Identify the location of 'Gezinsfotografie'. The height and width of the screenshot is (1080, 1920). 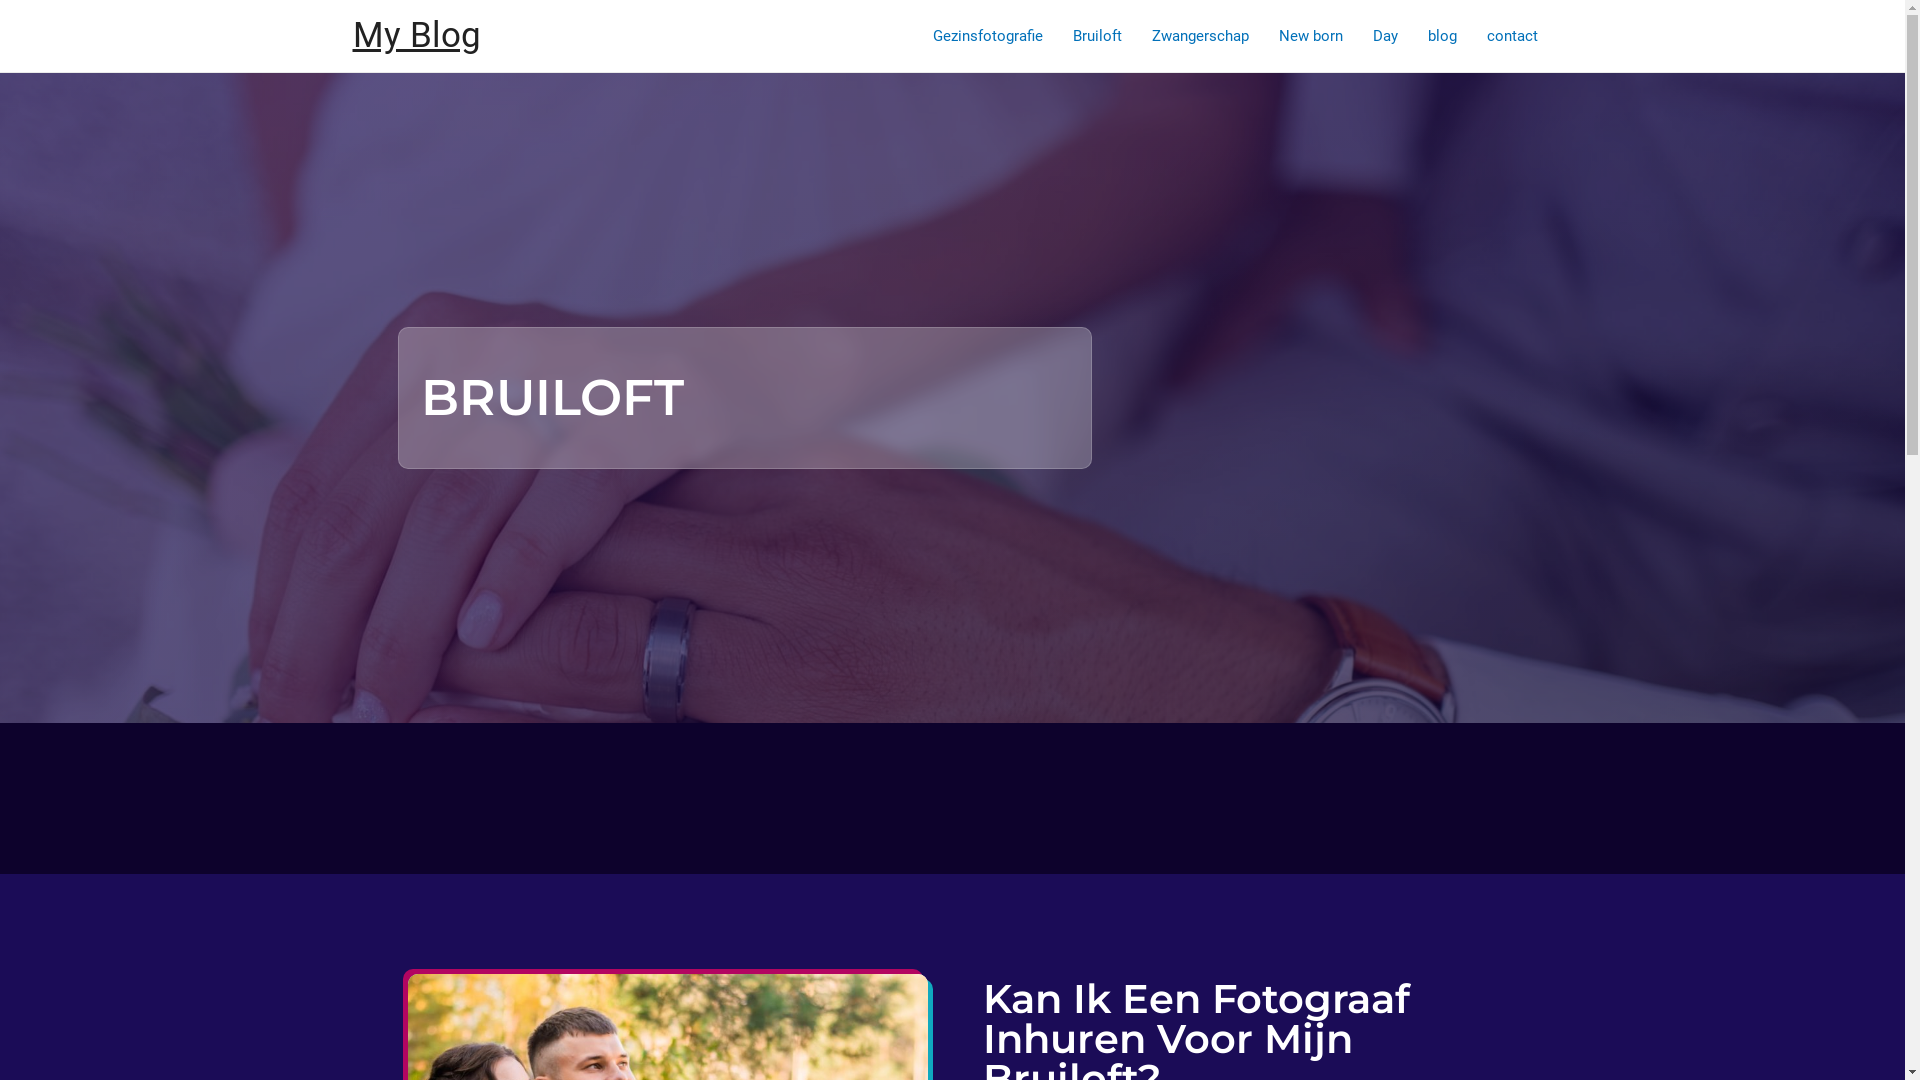
(988, 35).